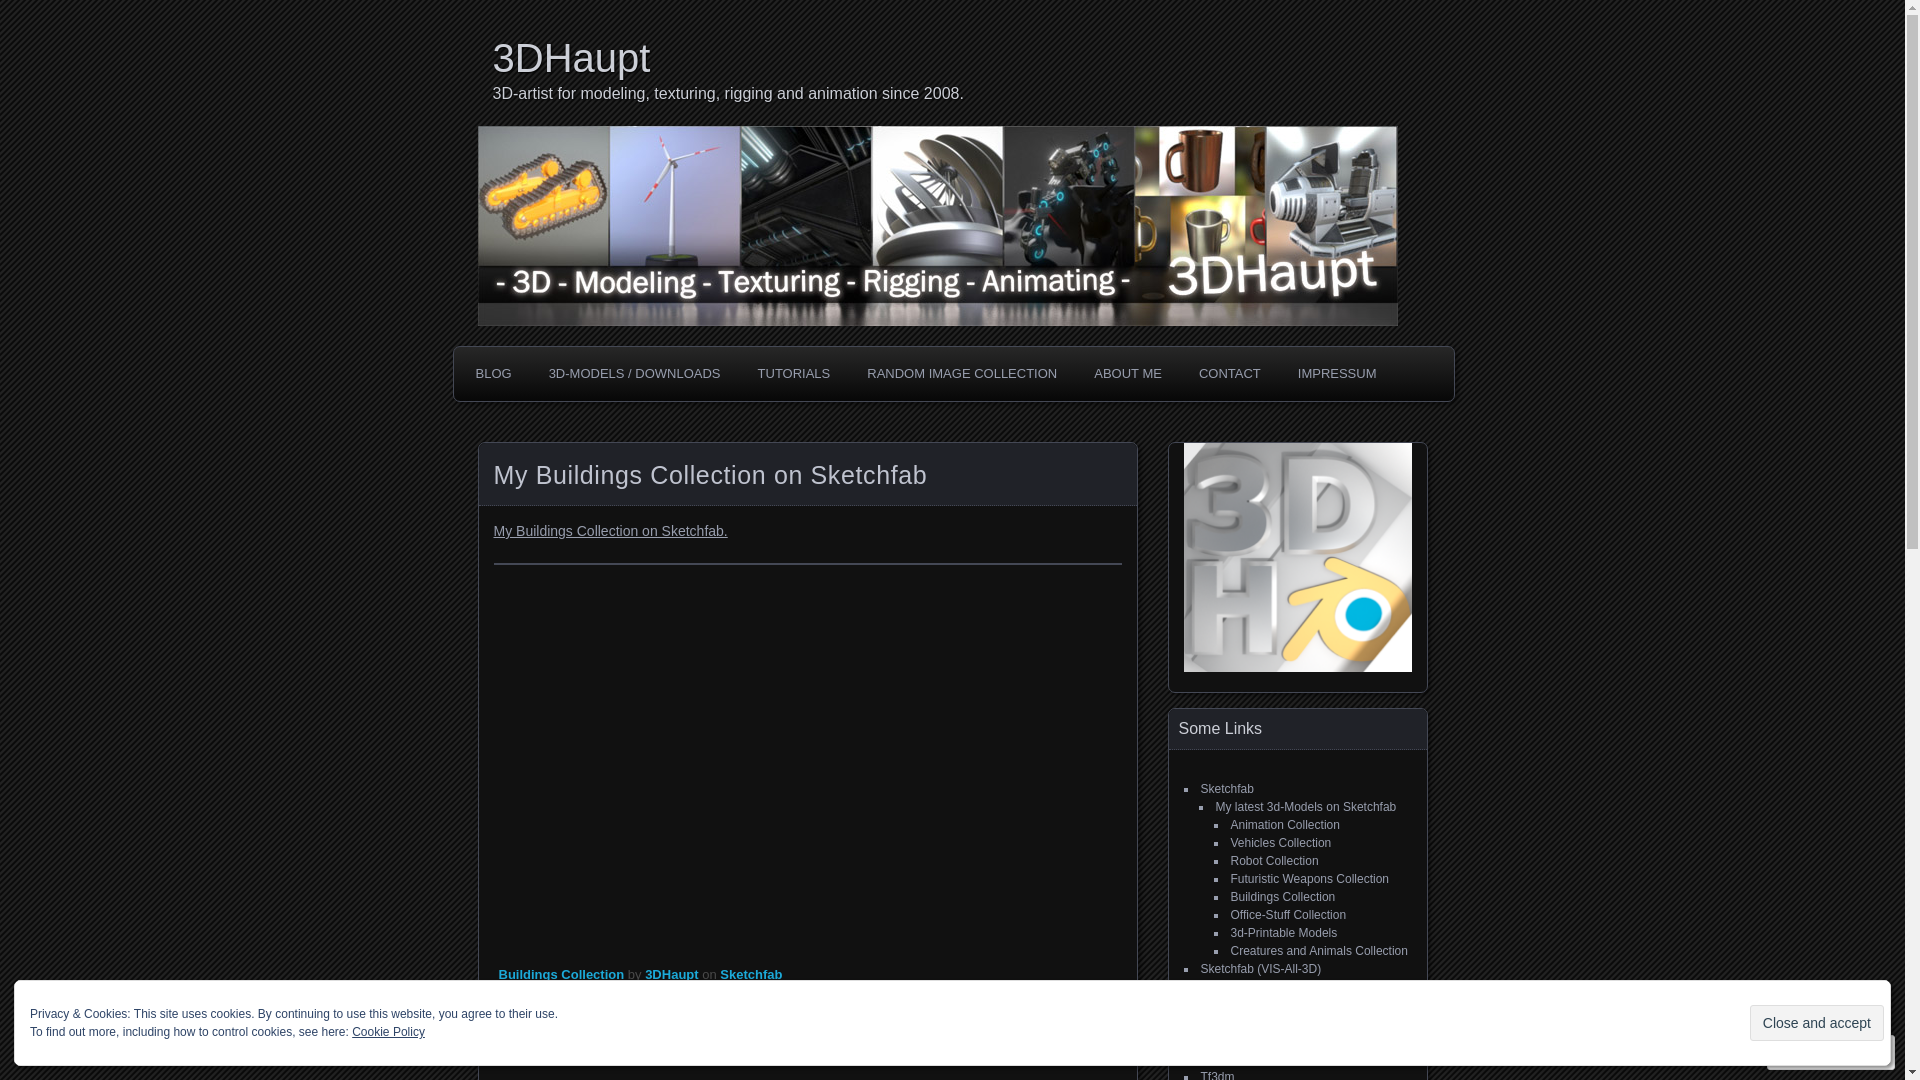  Describe the element at coordinates (1337, 374) in the screenshot. I see `'IMPRESSUM'` at that location.